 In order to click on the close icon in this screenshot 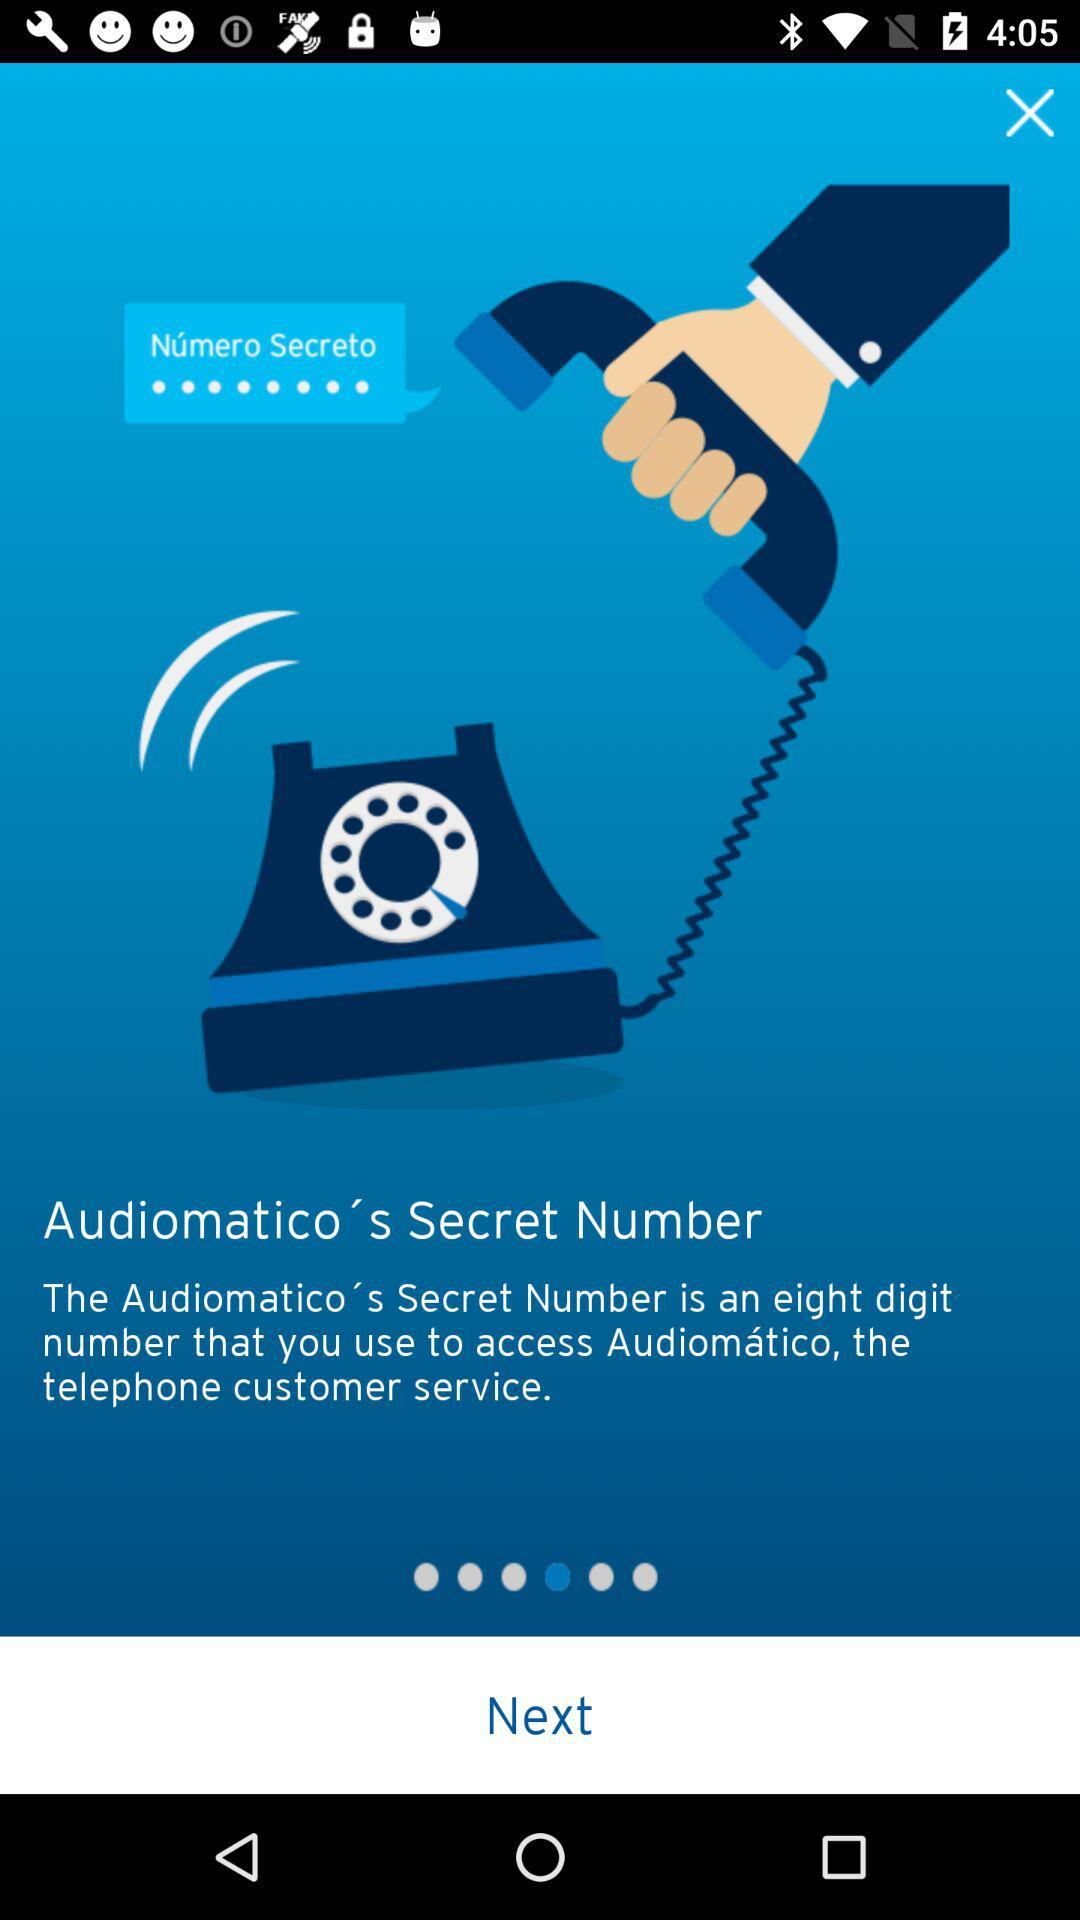, I will do `click(1030, 111)`.